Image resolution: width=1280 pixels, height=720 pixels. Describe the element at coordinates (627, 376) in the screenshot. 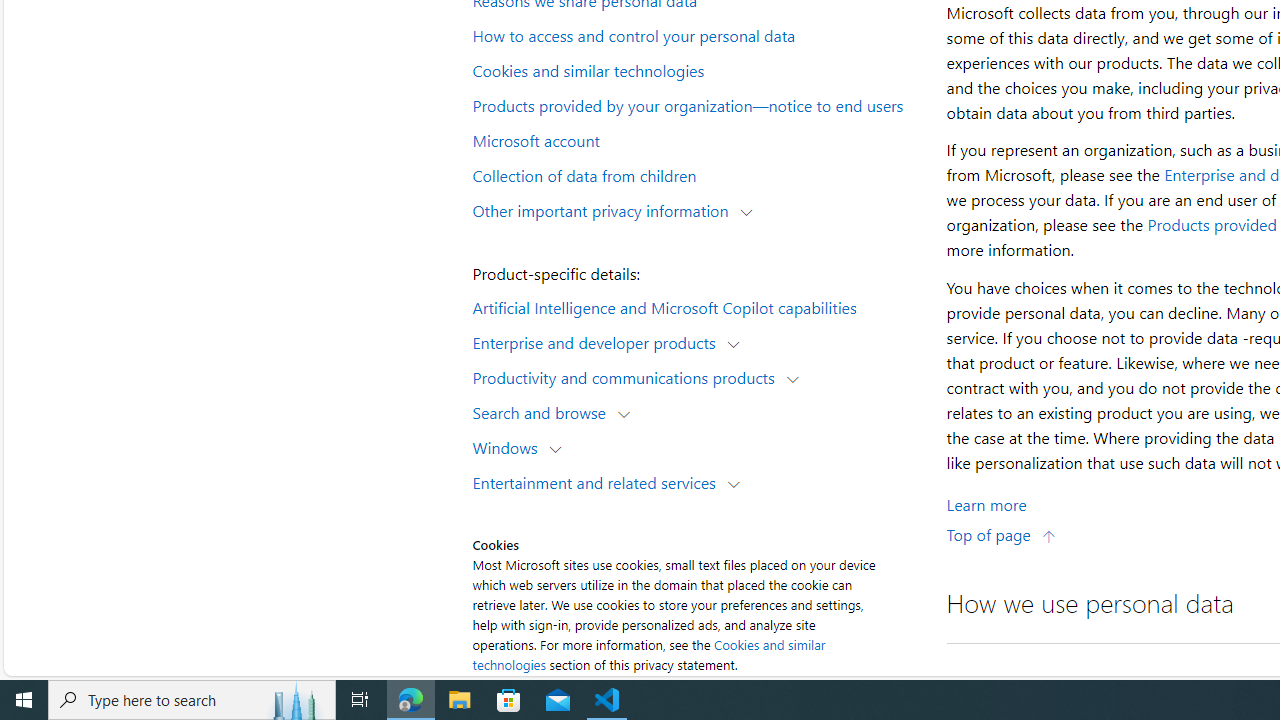

I see `'Productivity and communications products'` at that location.